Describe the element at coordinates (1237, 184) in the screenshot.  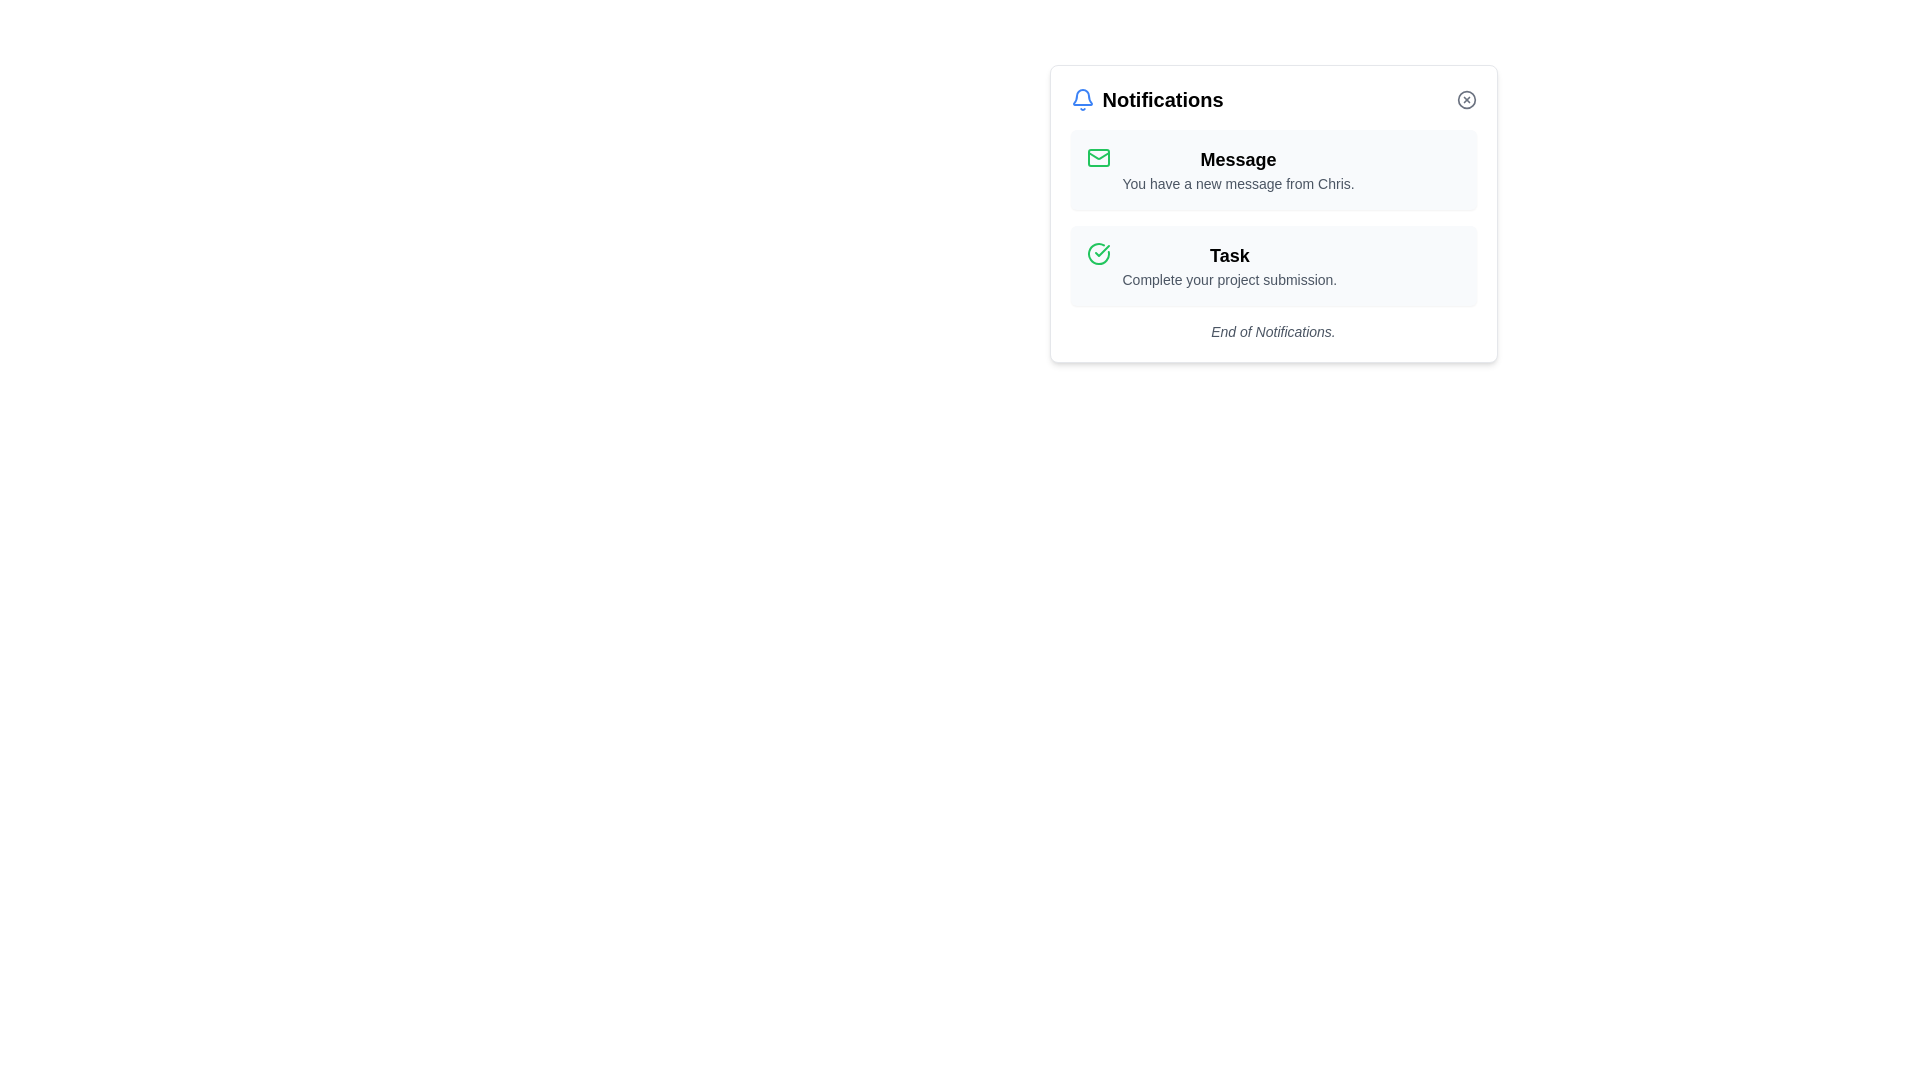
I see `the text element displaying 'You have a new message from Chris.' which is styled in a smaller gray font, located under the heading 'Message' in the notification card layout` at that location.